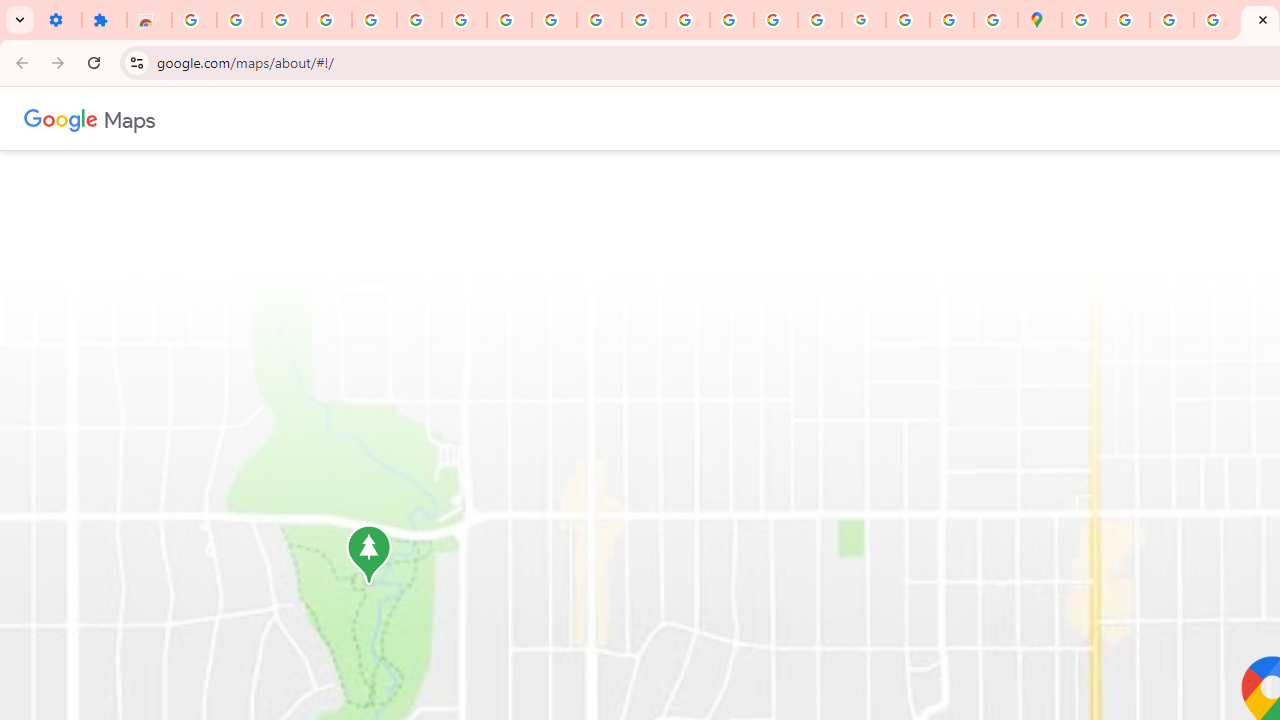 The image size is (1280, 720). What do you see at coordinates (239, 20) in the screenshot?
I see `'Delete photos & videos - Computer - Google Photos Help'` at bounding box center [239, 20].